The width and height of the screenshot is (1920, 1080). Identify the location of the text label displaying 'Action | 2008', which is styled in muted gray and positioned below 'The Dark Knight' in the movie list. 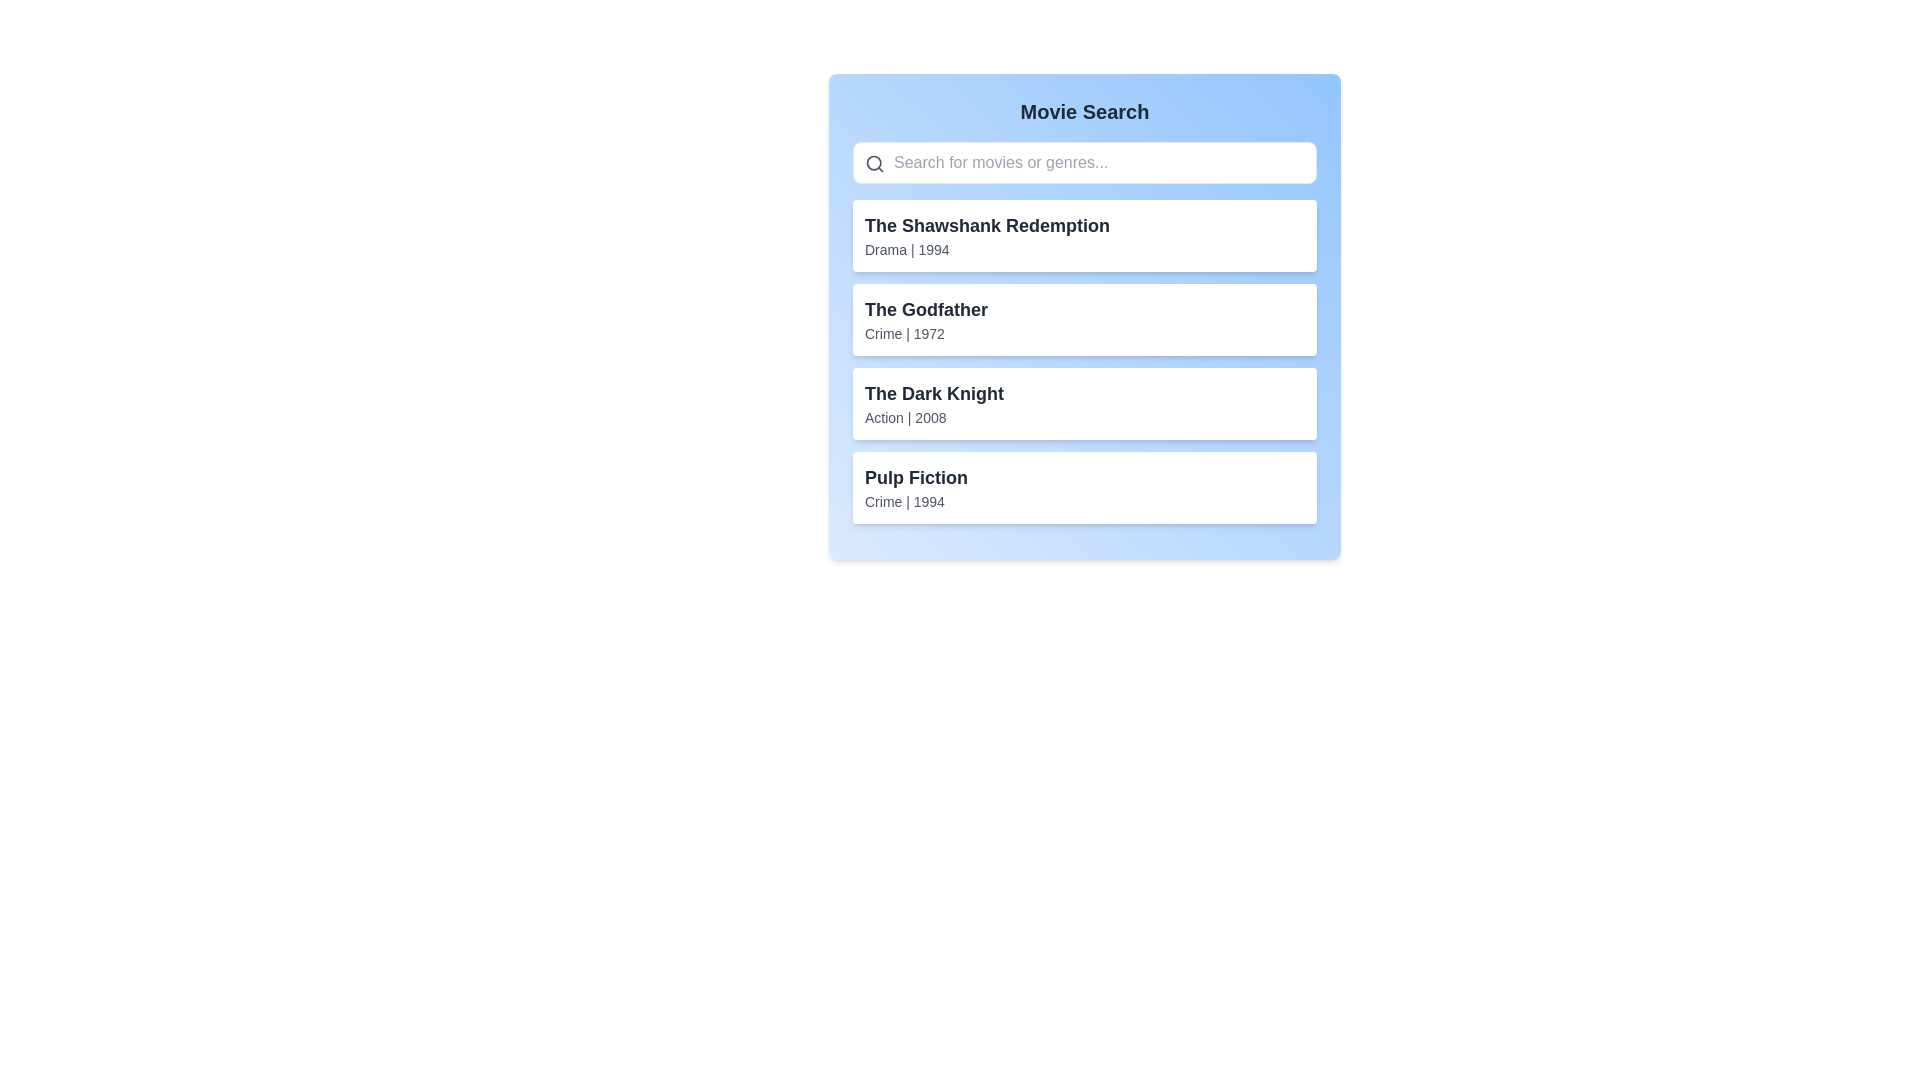
(933, 416).